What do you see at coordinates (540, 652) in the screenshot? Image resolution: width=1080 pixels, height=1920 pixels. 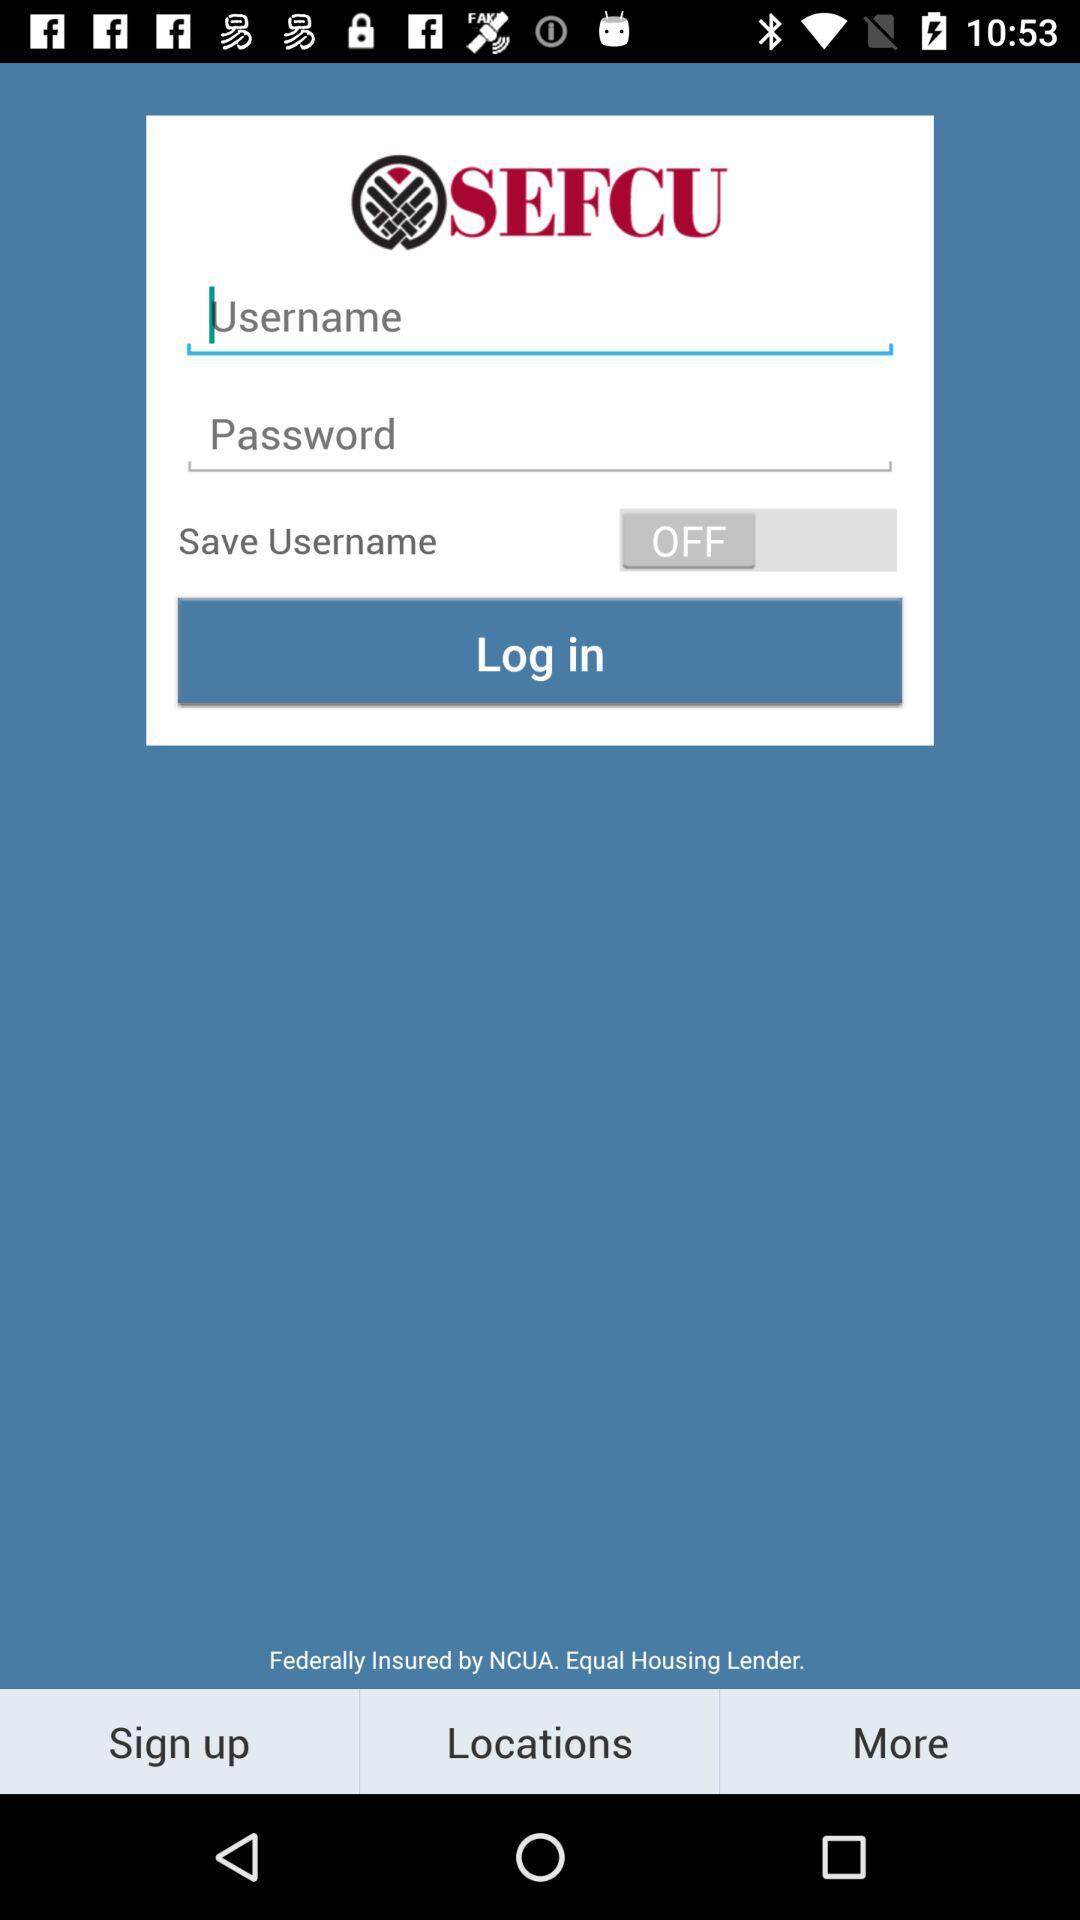 I see `icon above the federally insured by item` at bounding box center [540, 652].